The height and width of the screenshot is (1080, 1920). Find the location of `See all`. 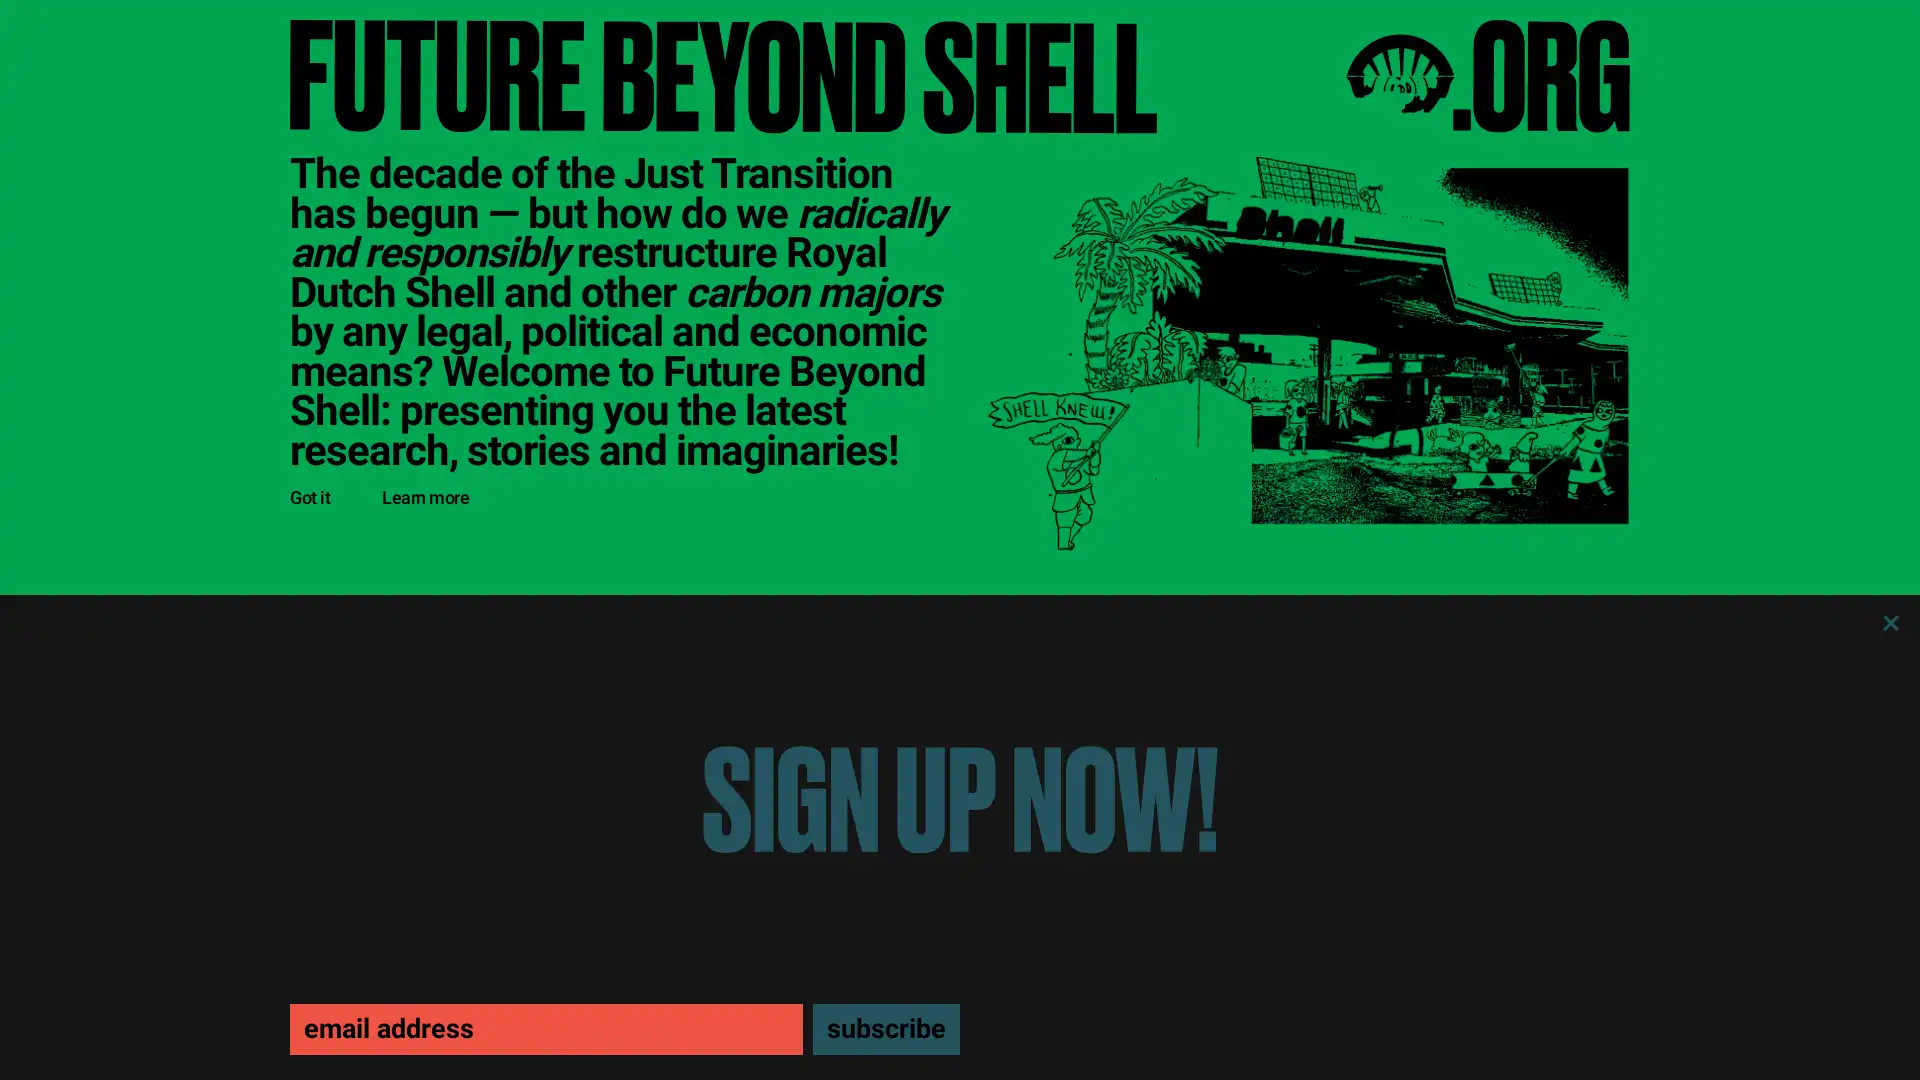

See all is located at coordinates (632, 627).